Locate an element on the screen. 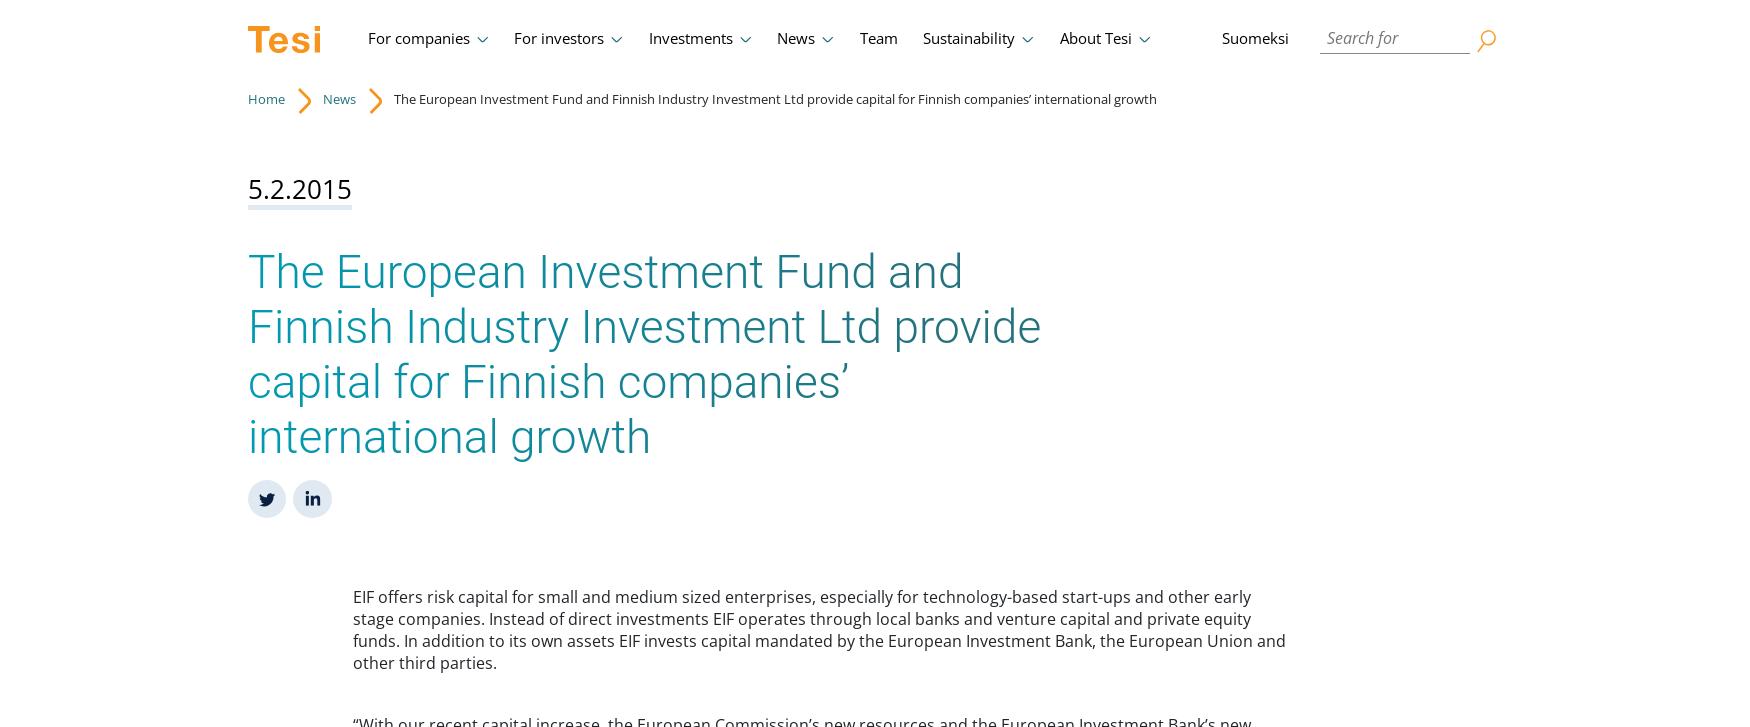 The height and width of the screenshot is (727, 1750). 'Investments' is located at coordinates (690, 38).